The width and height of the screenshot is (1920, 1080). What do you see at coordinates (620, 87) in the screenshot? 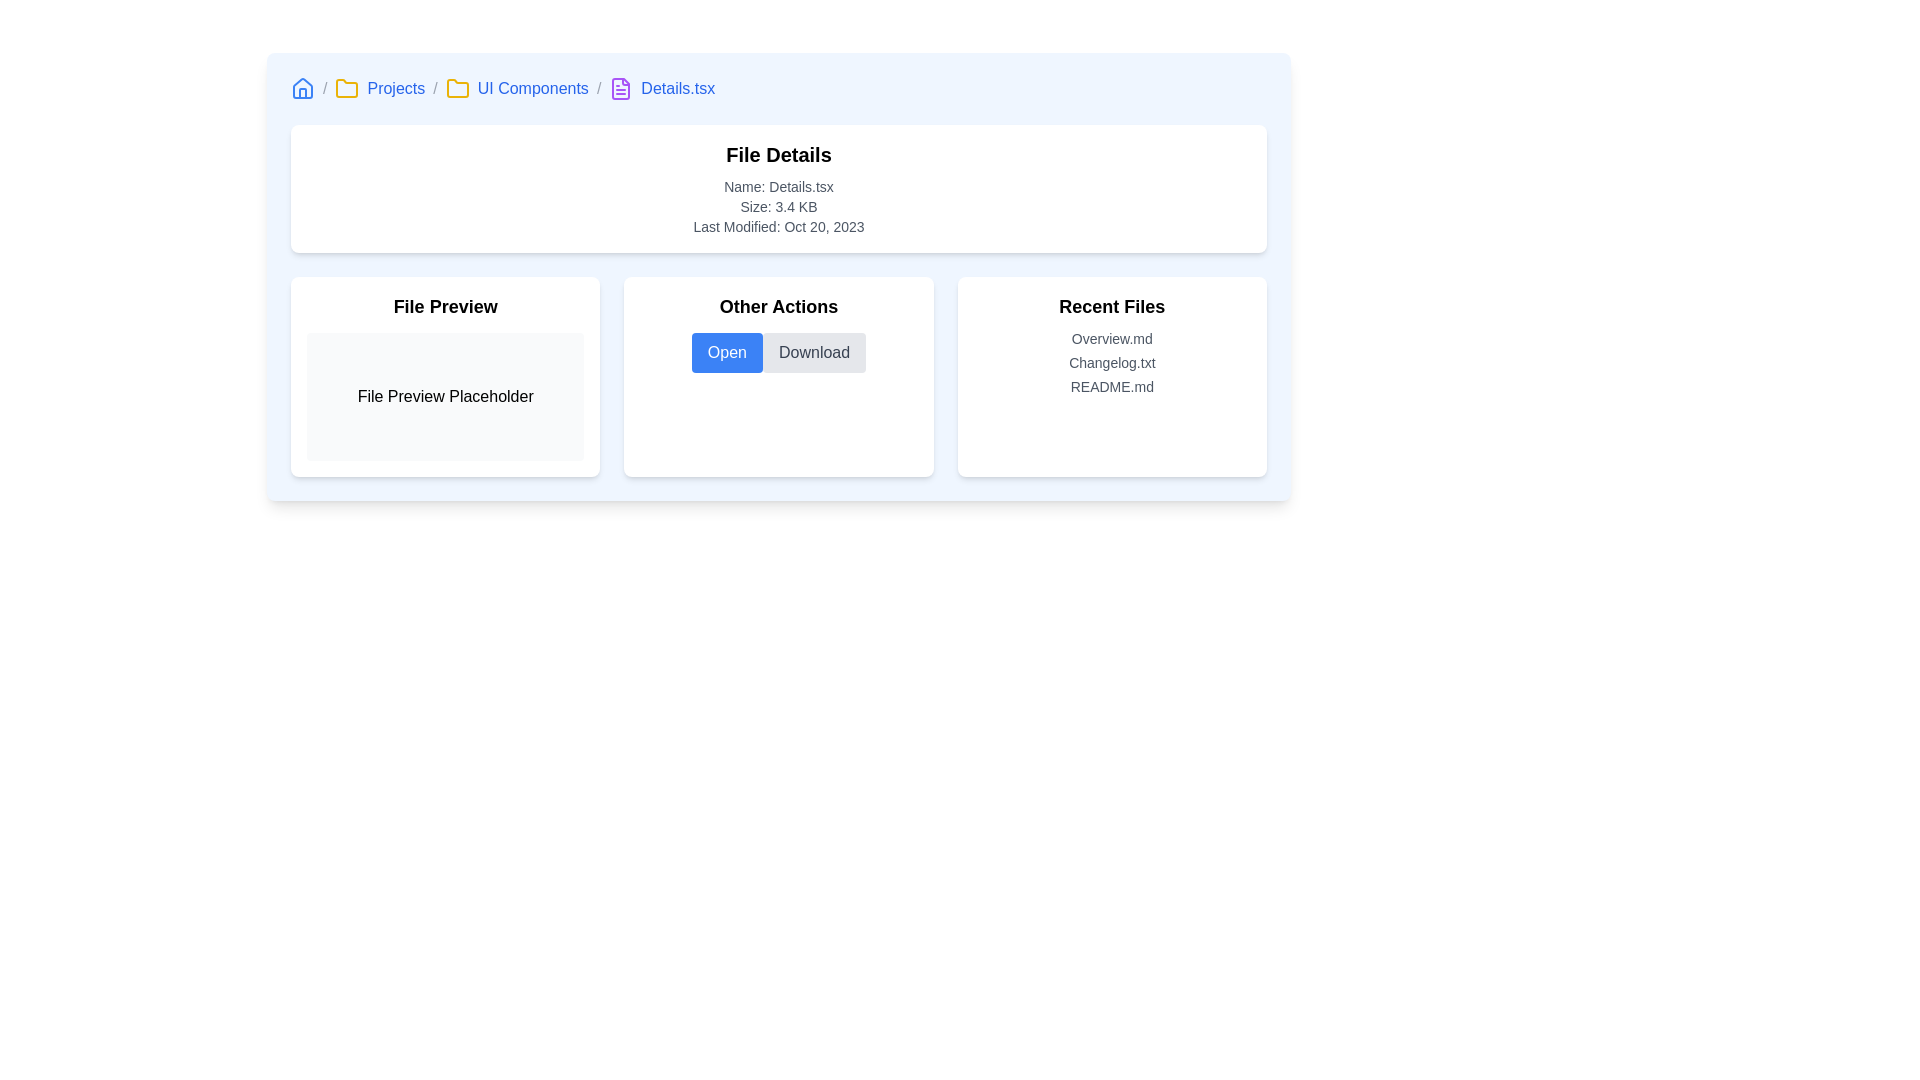
I see `the small purple-colored document icon in the breadcrumb navigation bar, located right before the text 'Details.tsx'` at bounding box center [620, 87].